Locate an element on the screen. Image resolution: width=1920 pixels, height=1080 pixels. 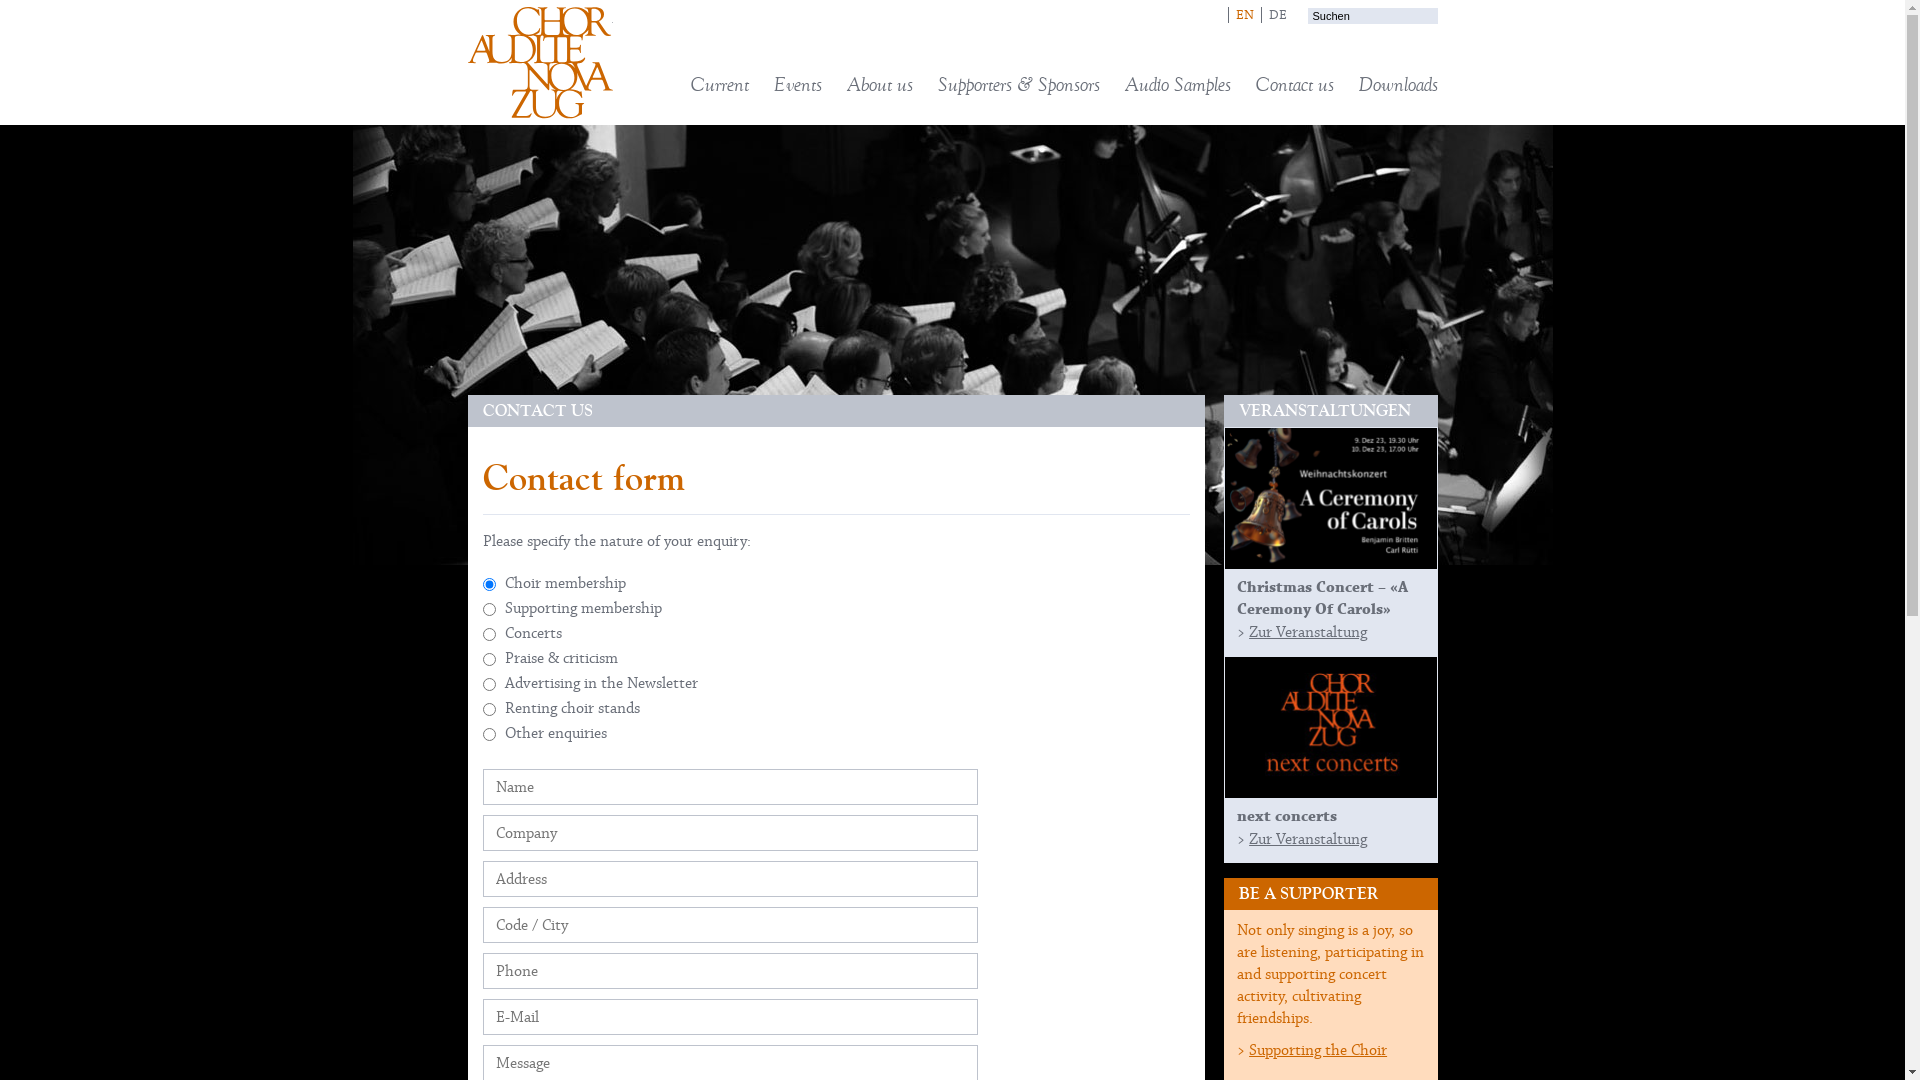
'Events' is located at coordinates (772, 83).